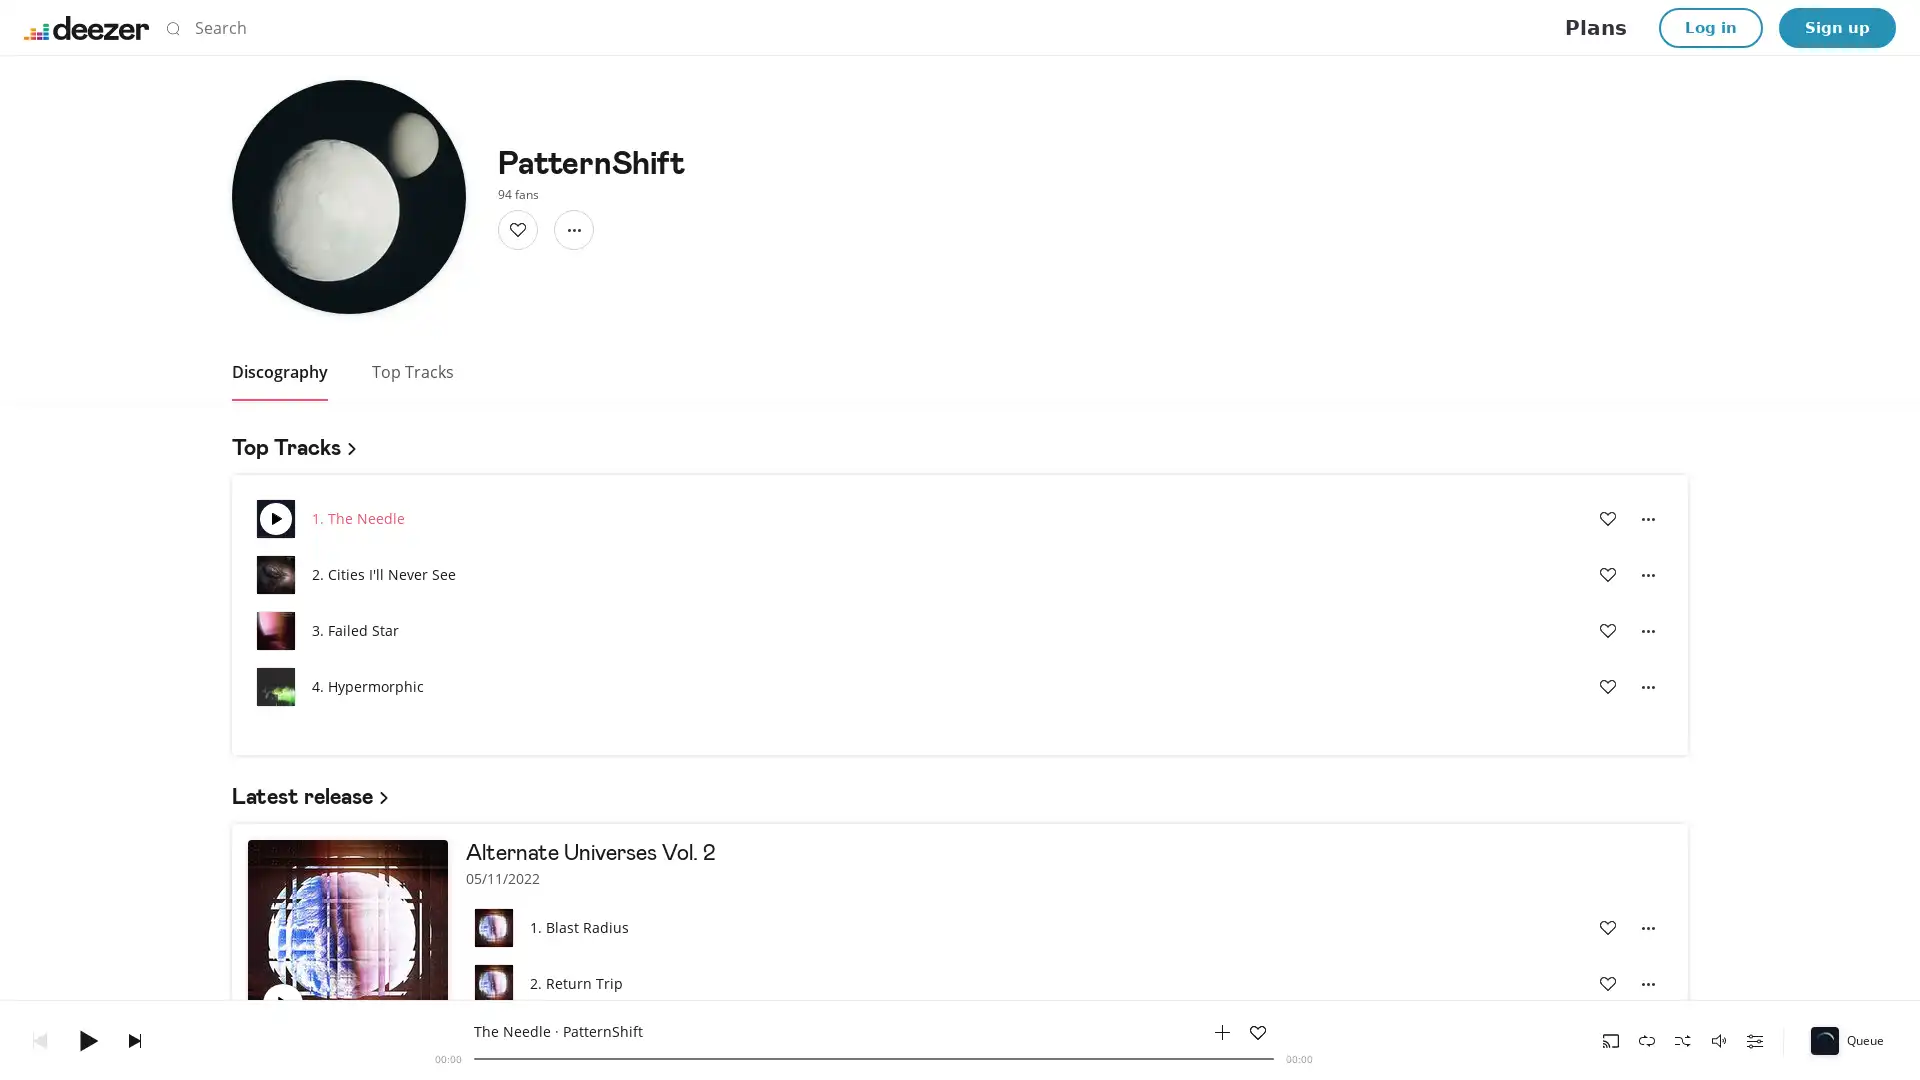 The image size is (1920, 1080). Describe the element at coordinates (274, 574) in the screenshot. I see `Play Cities I'll Never See by PatternShift` at that location.